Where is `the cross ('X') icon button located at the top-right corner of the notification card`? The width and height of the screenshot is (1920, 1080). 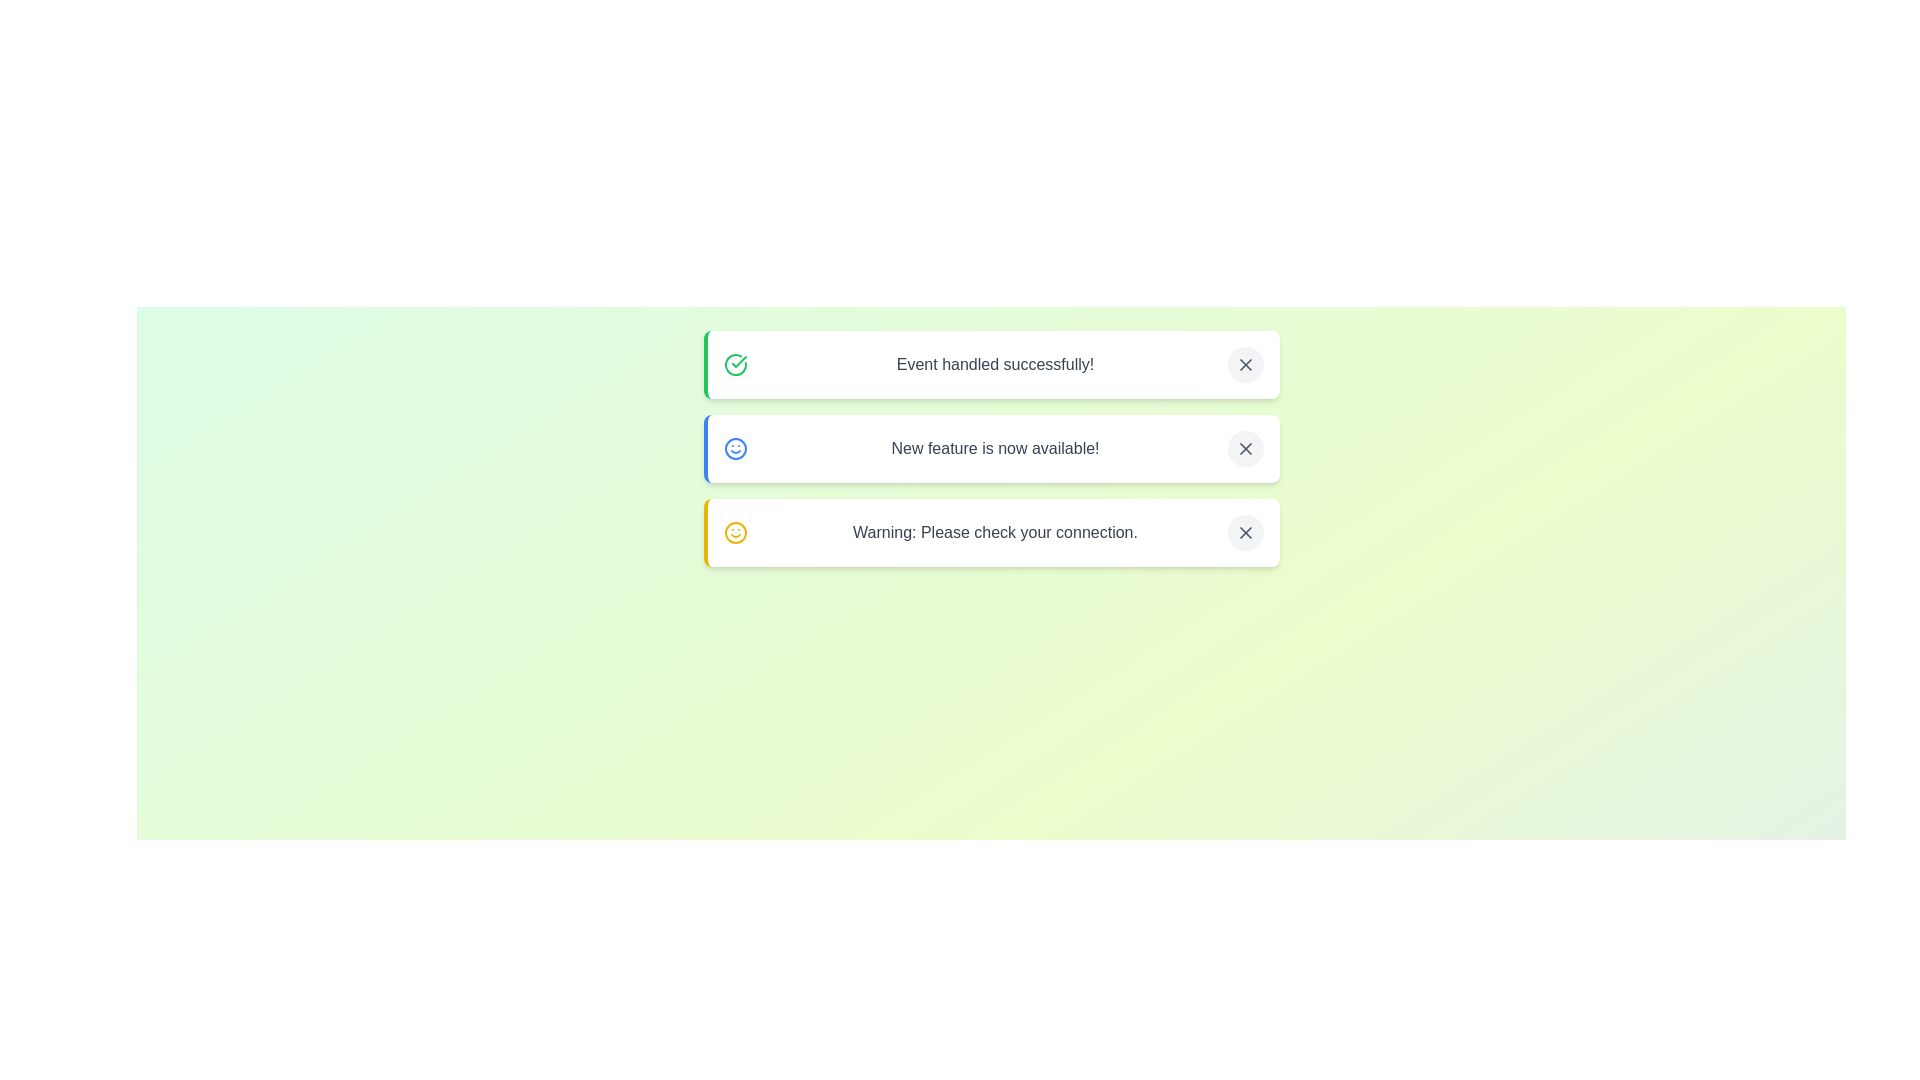
the cross ('X') icon button located at the top-right corner of the notification card is located at coordinates (1244, 447).